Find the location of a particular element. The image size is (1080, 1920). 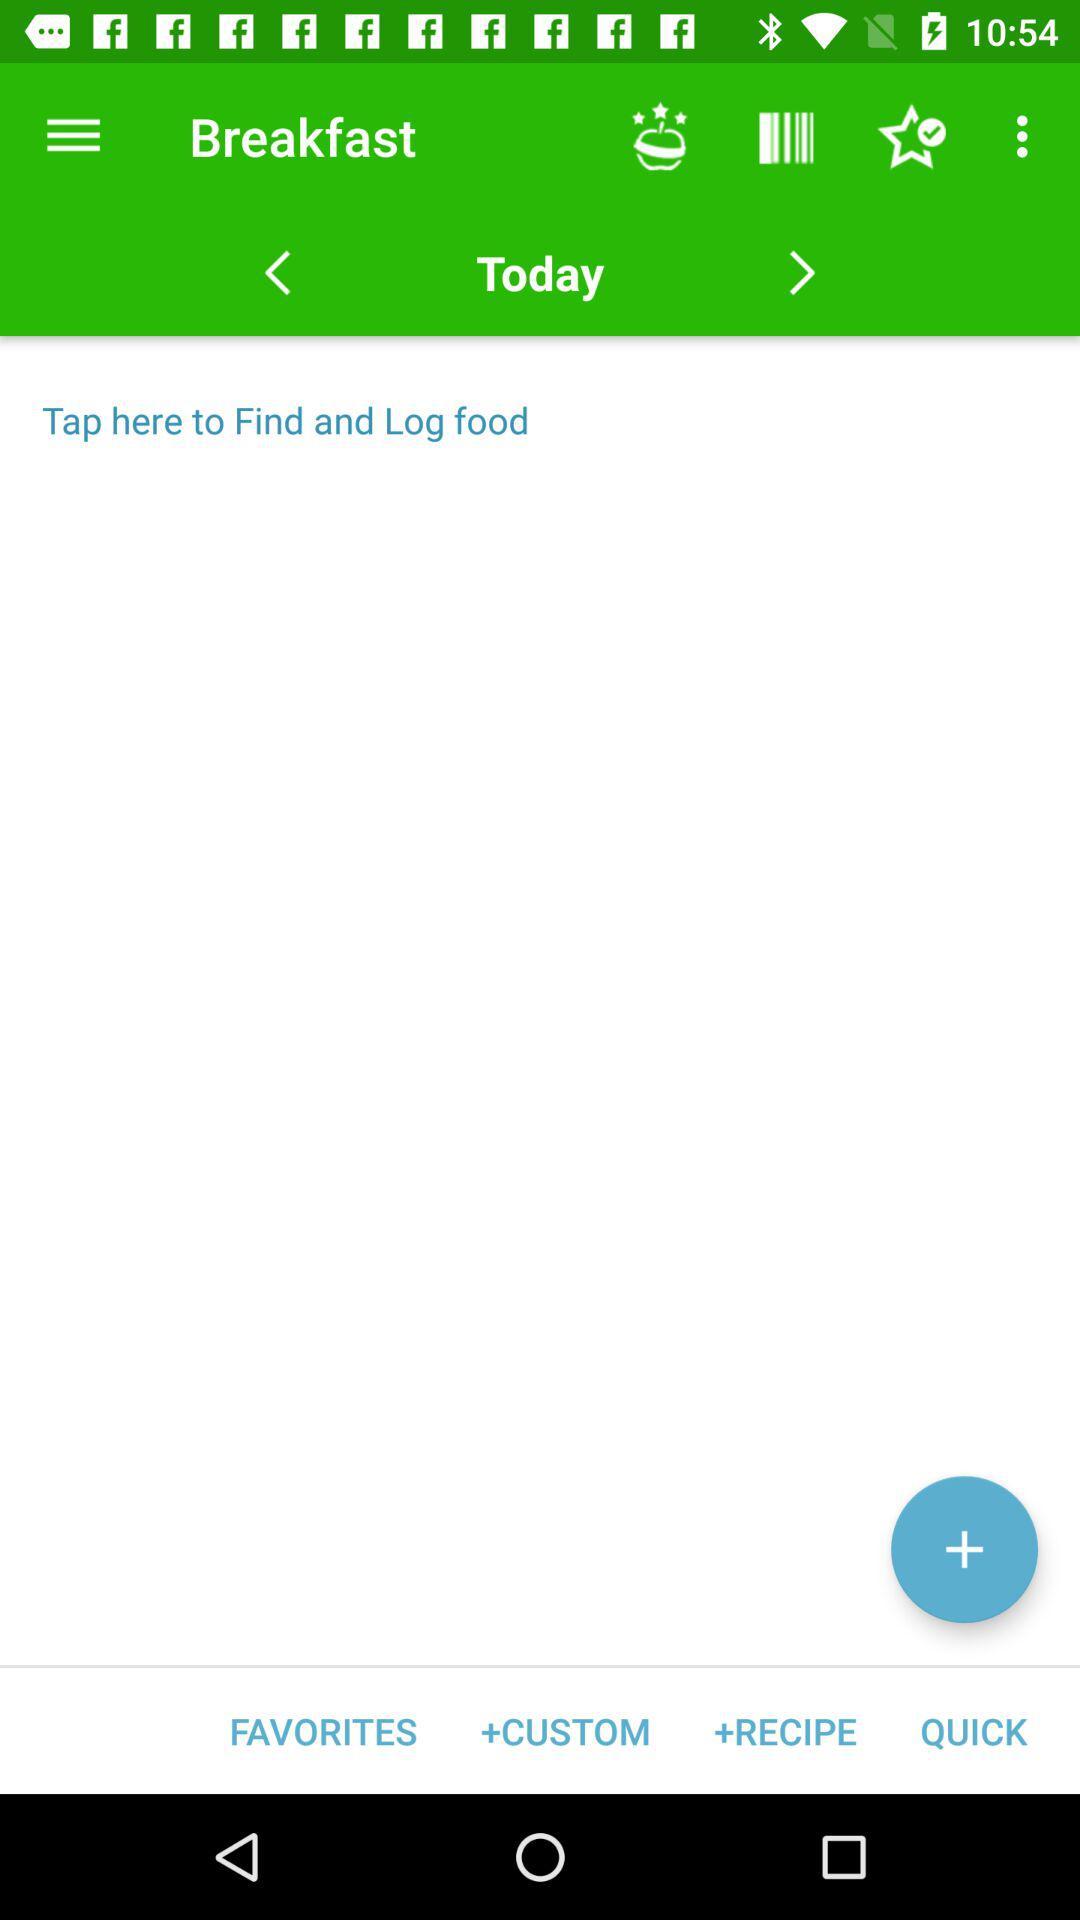

the arrow_forward icon is located at coordinates (801, 272).